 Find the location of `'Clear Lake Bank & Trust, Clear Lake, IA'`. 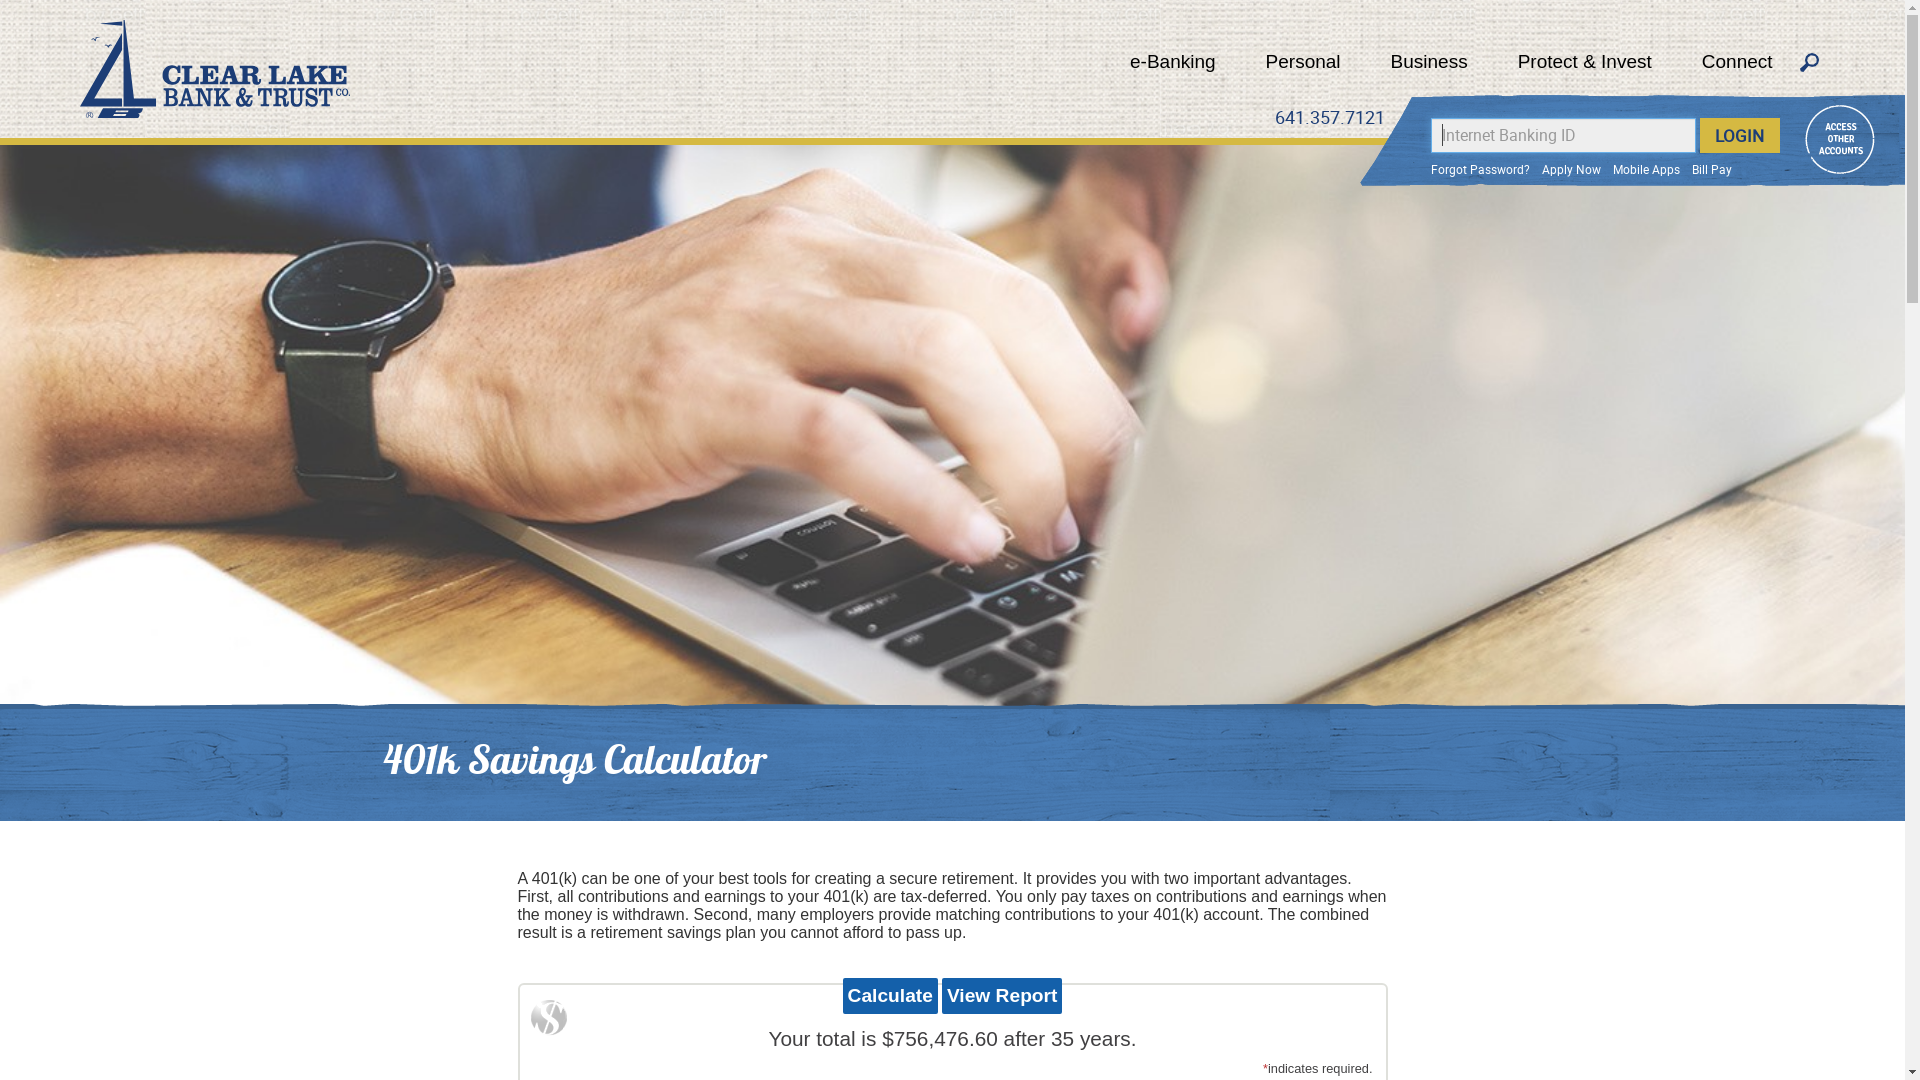

'Clear Lake Bank & Trust, Clear Lake, IA' is located at coordinates (215, 68).